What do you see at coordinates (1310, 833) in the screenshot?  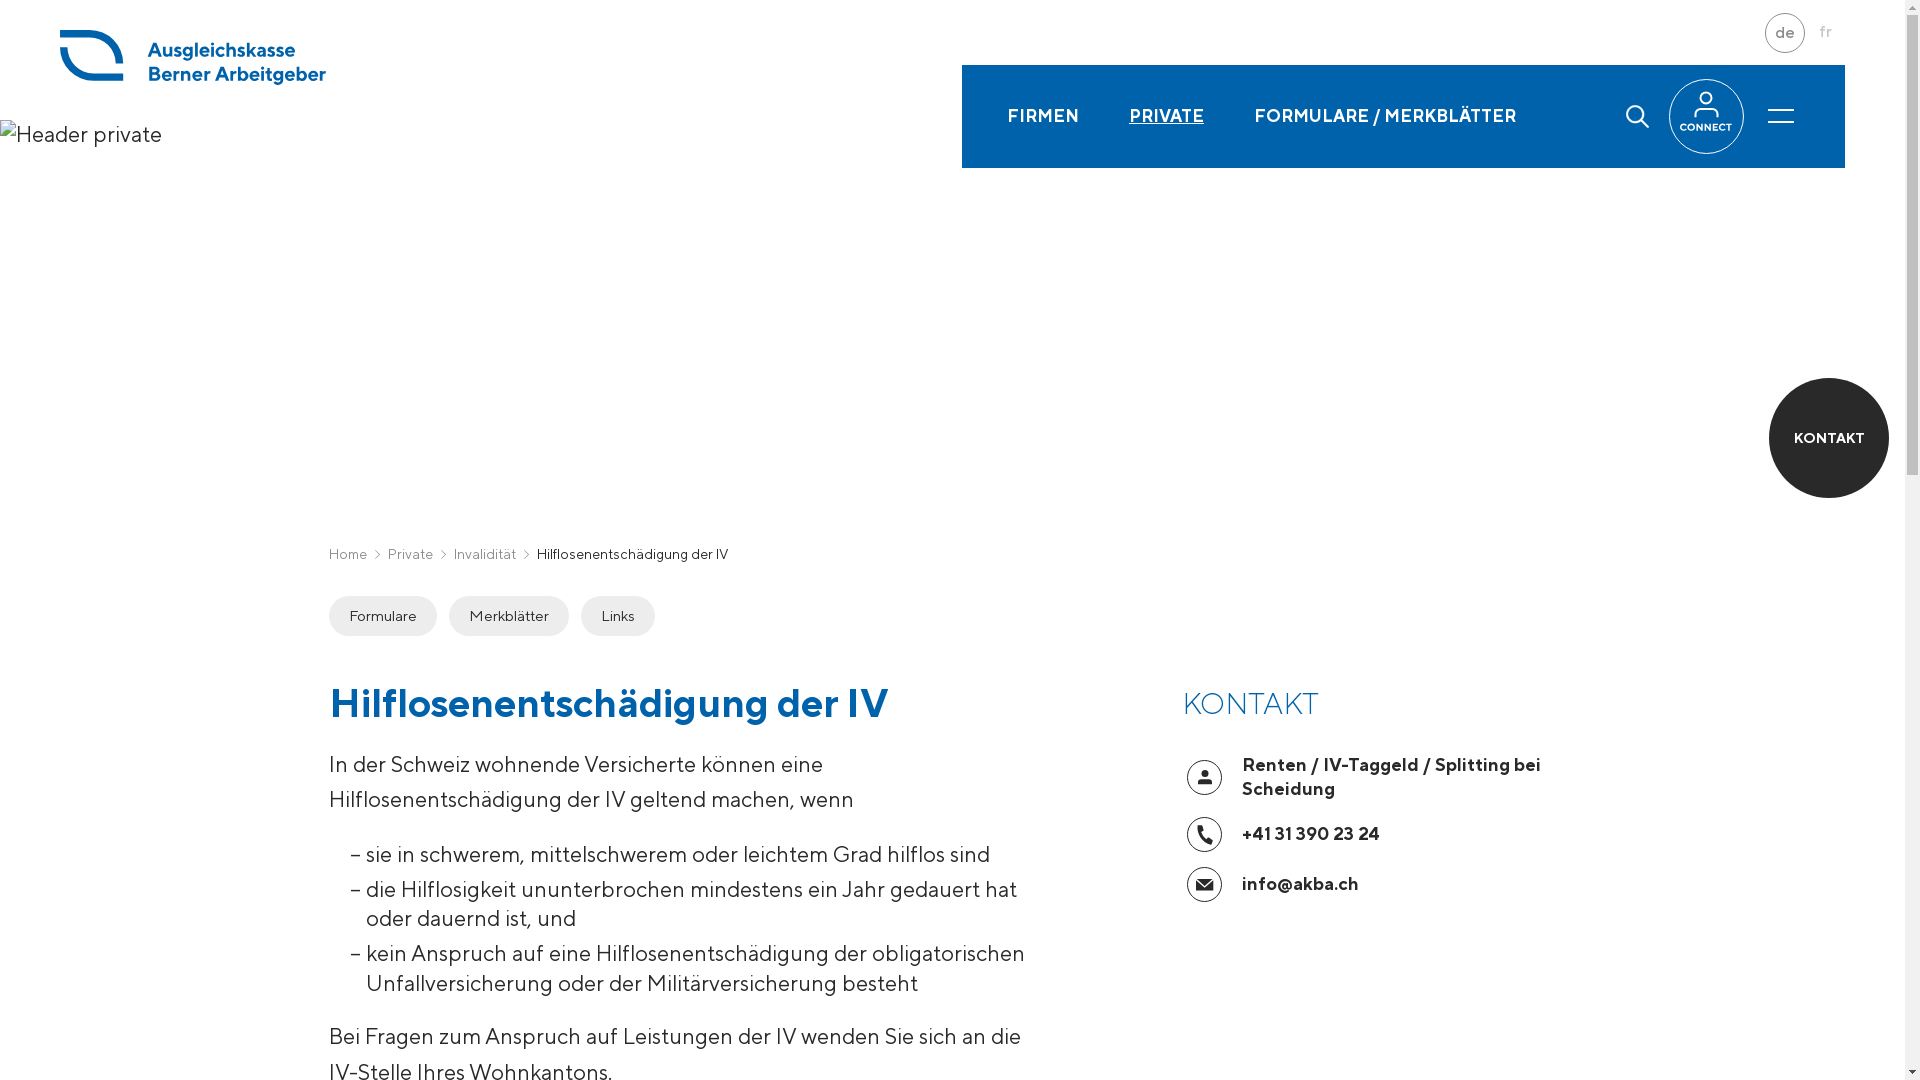 I see `'+41 31 390 23 24'` at bounding box center [1310, 833].